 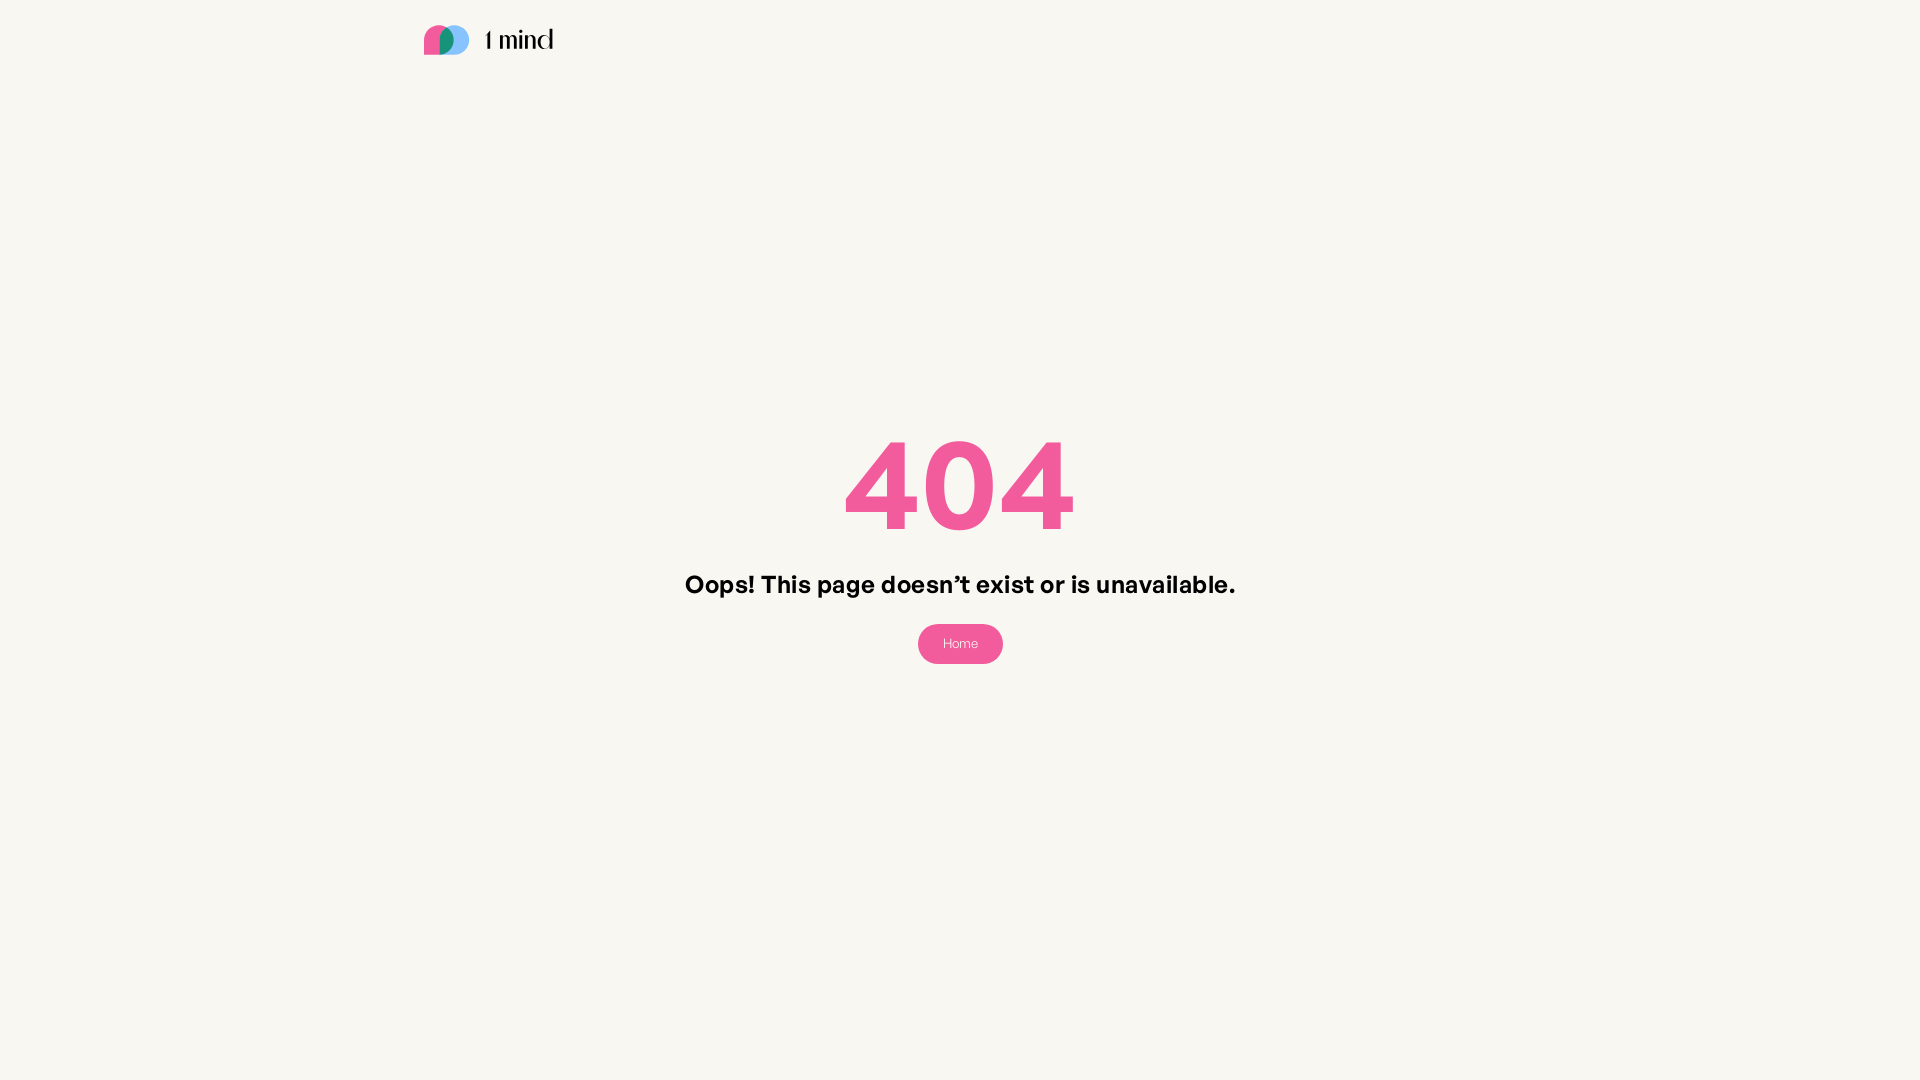 What do you see at coordinates (960, 644) in the screenshot?
I see `'Home'` at bounding box center [960, 644].